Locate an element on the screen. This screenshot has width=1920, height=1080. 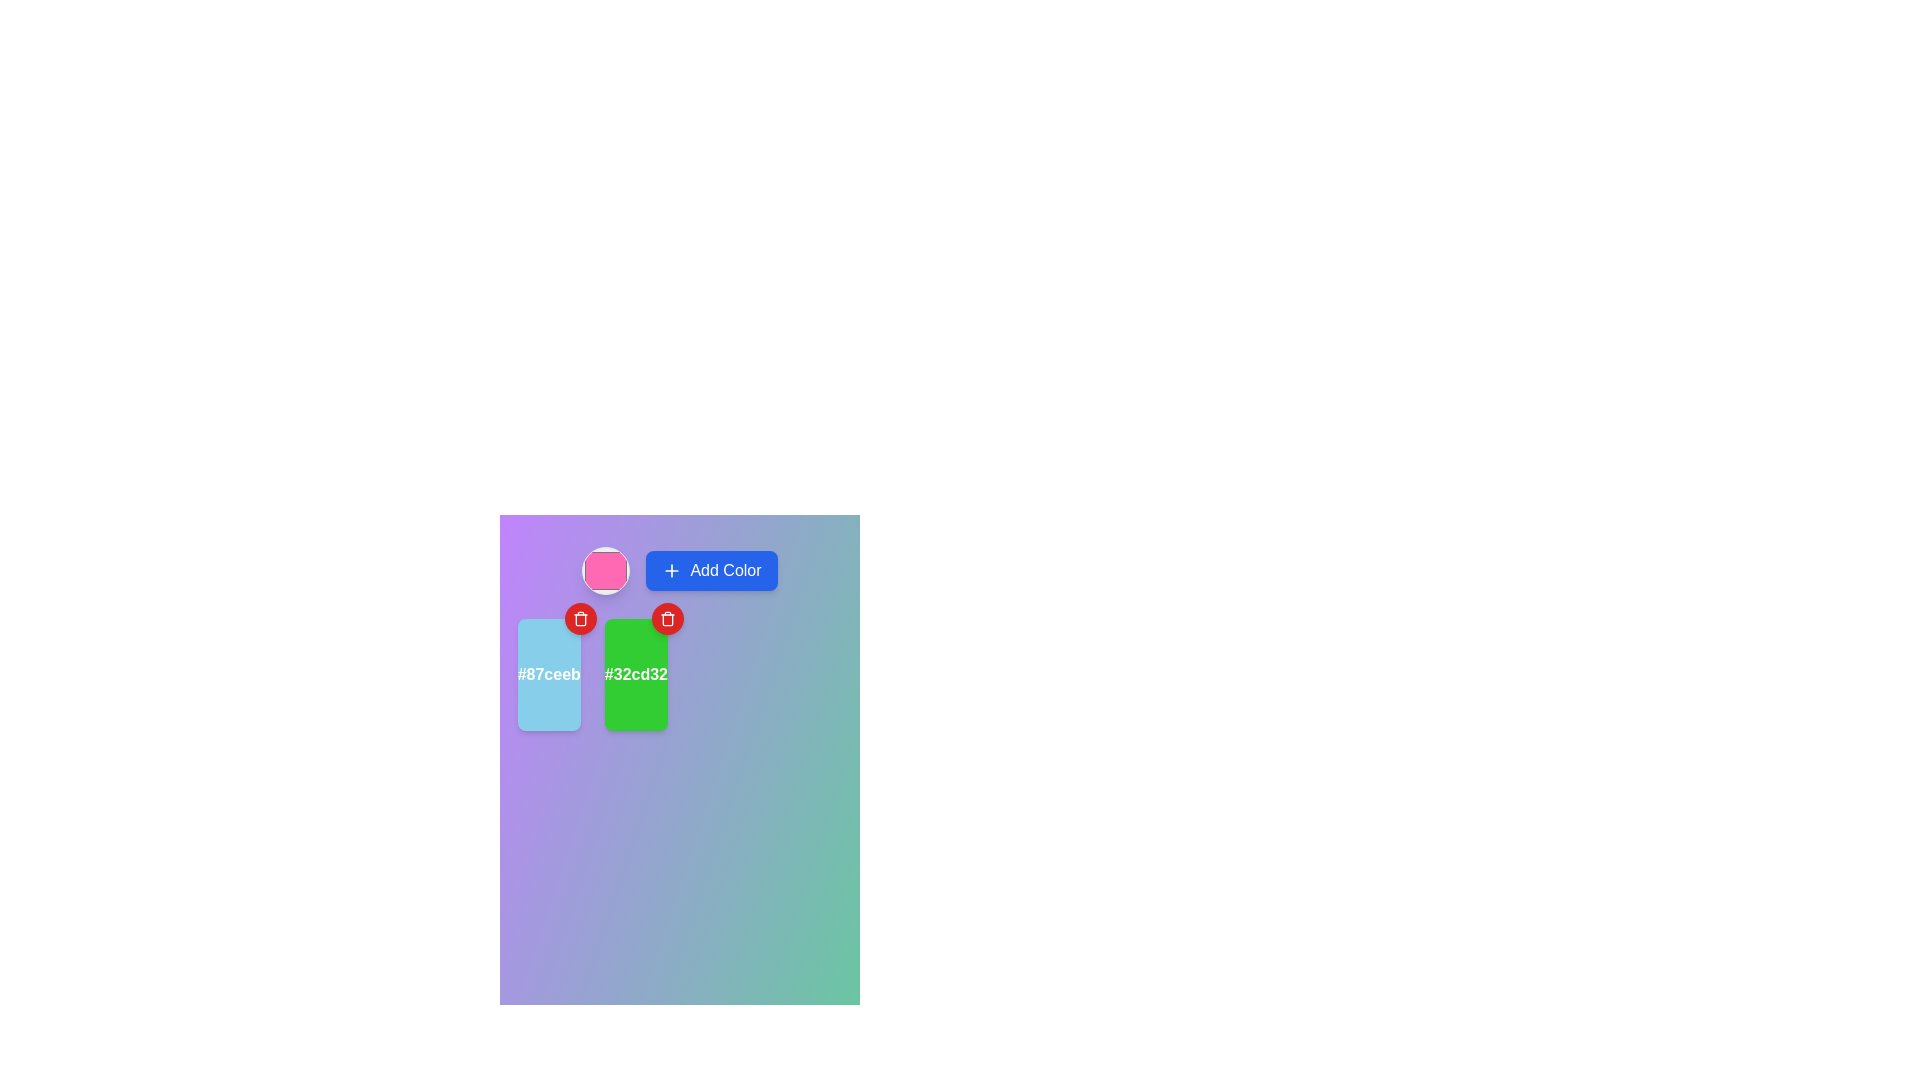
the 'Add Color' button which features a plus symbol icon, located towards the top right corner of the highlighted interface section is located at coordinates (672, 570).